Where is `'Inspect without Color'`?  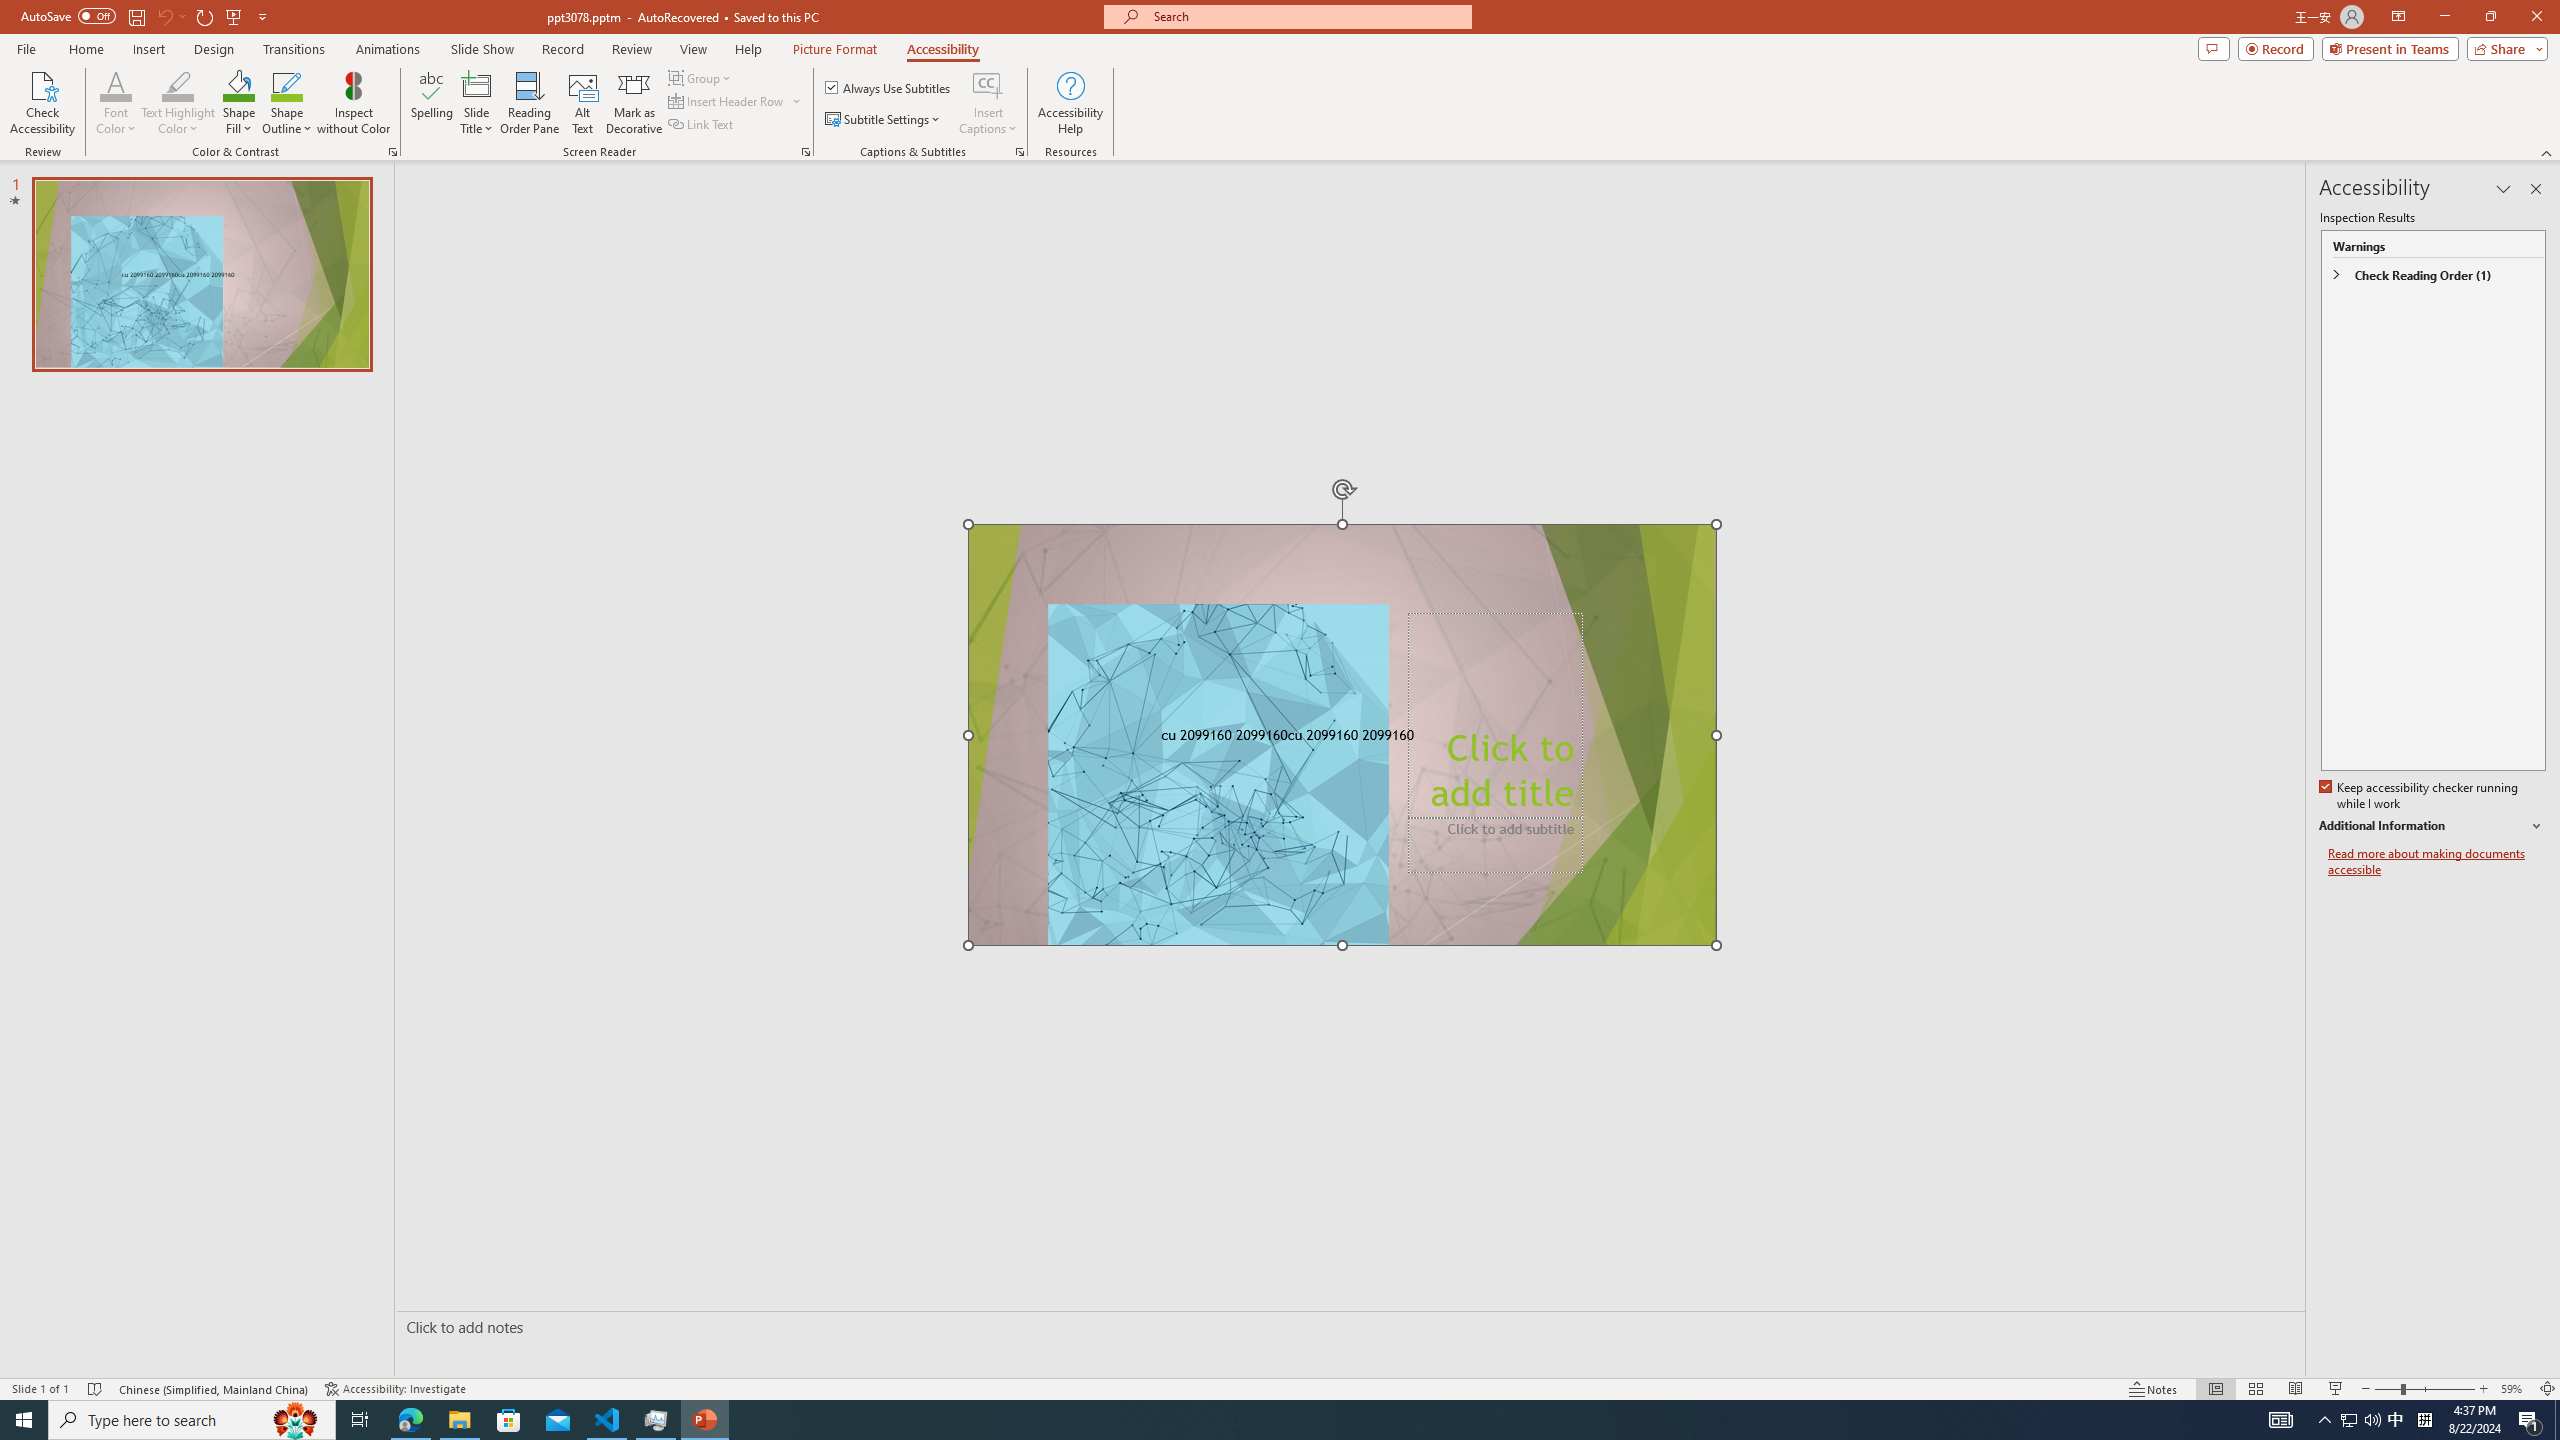
'Inspect without Color' is located at coordinates (354, 103).